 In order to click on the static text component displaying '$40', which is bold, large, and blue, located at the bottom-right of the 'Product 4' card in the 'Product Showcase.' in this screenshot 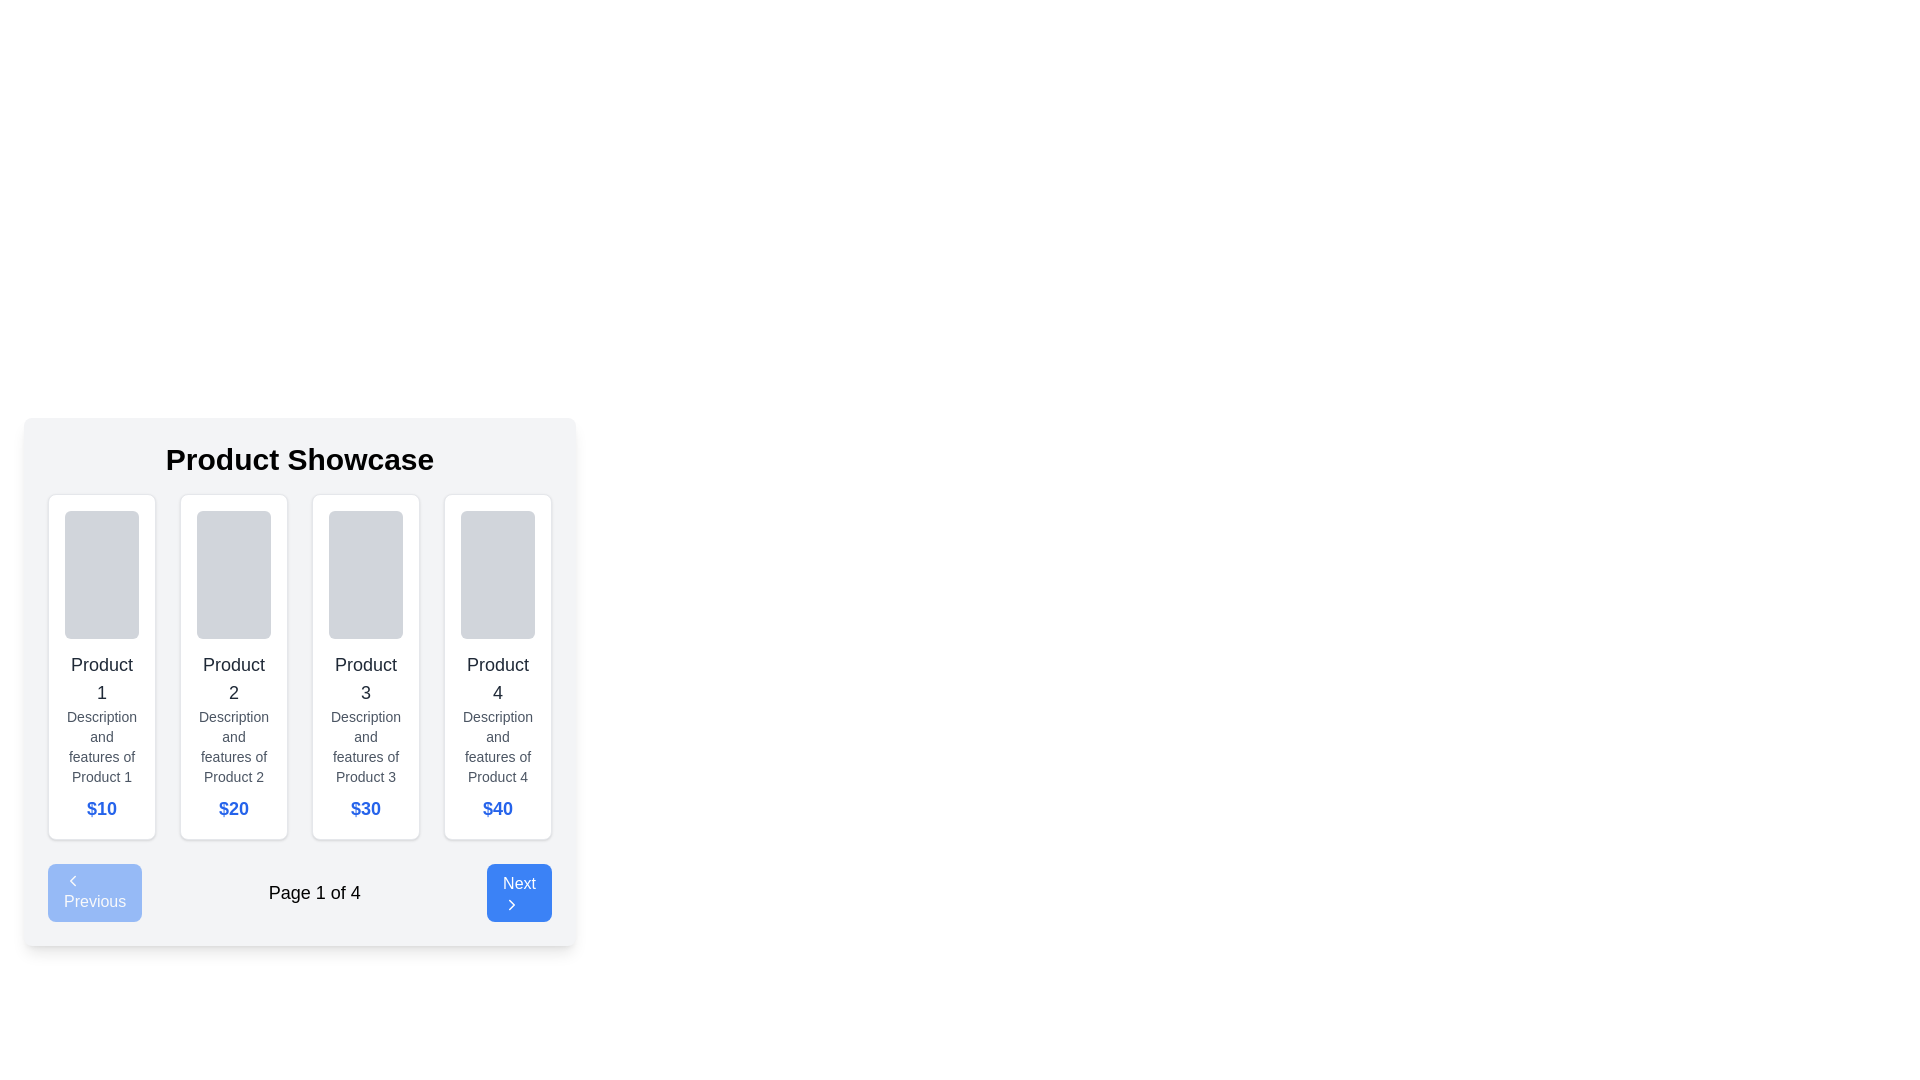, I will do `click(498, 808)`.